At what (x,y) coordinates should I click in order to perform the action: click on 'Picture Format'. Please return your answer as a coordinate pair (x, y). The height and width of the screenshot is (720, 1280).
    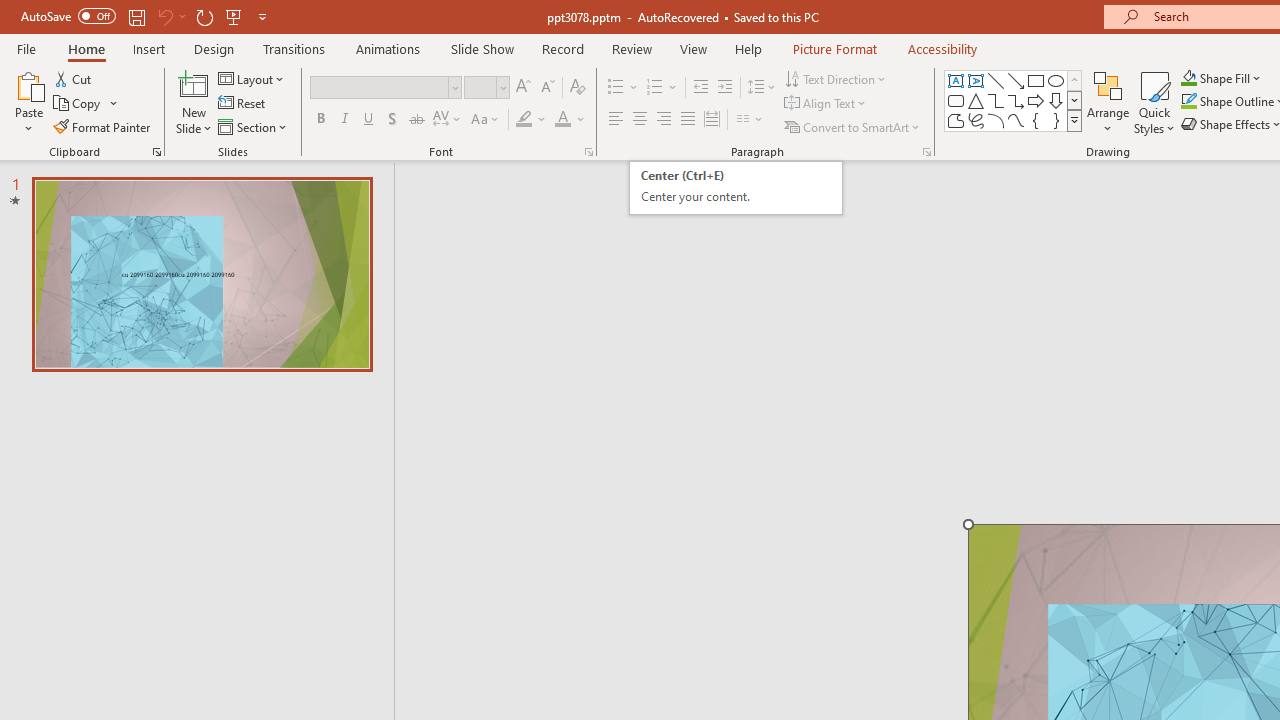
    Looking at the image, I should click on (835, 48).